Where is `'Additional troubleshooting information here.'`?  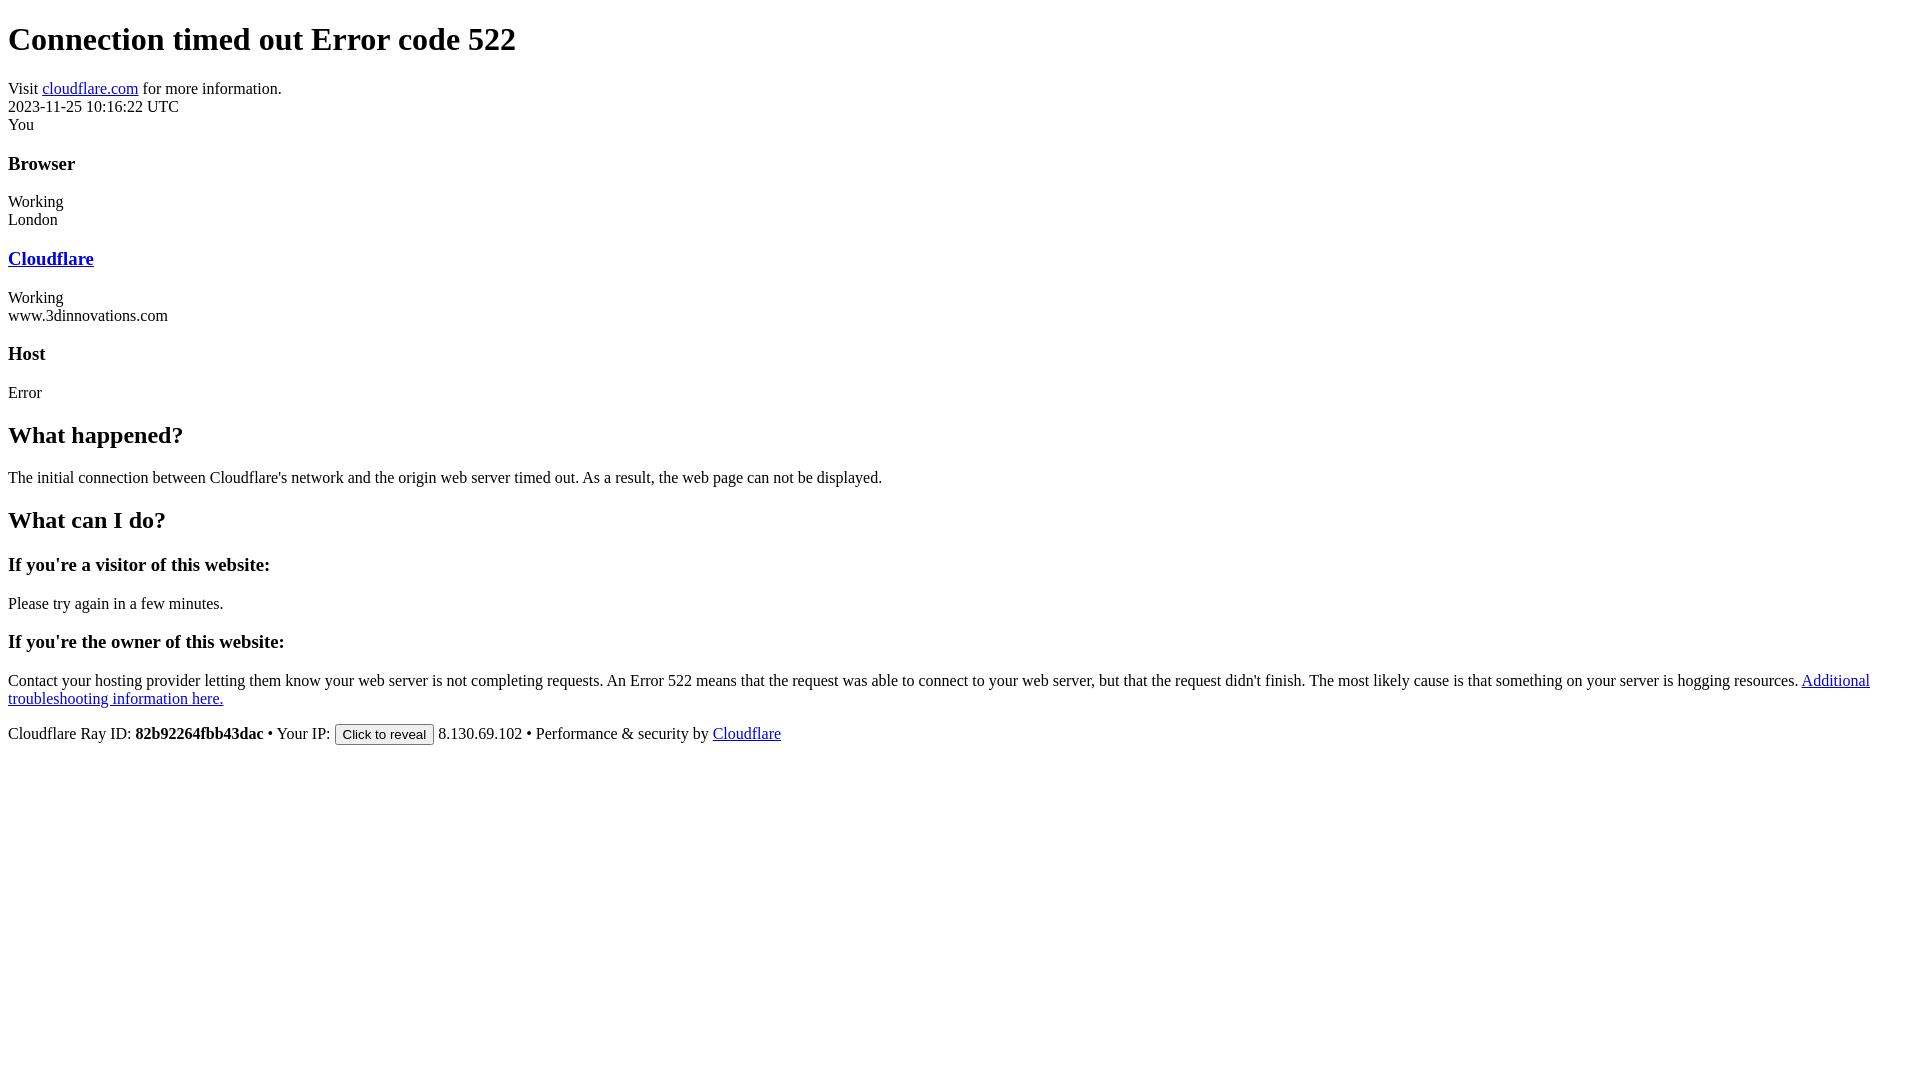
'Additional troubleshooting information here.' is located at coordinates (938, 688).